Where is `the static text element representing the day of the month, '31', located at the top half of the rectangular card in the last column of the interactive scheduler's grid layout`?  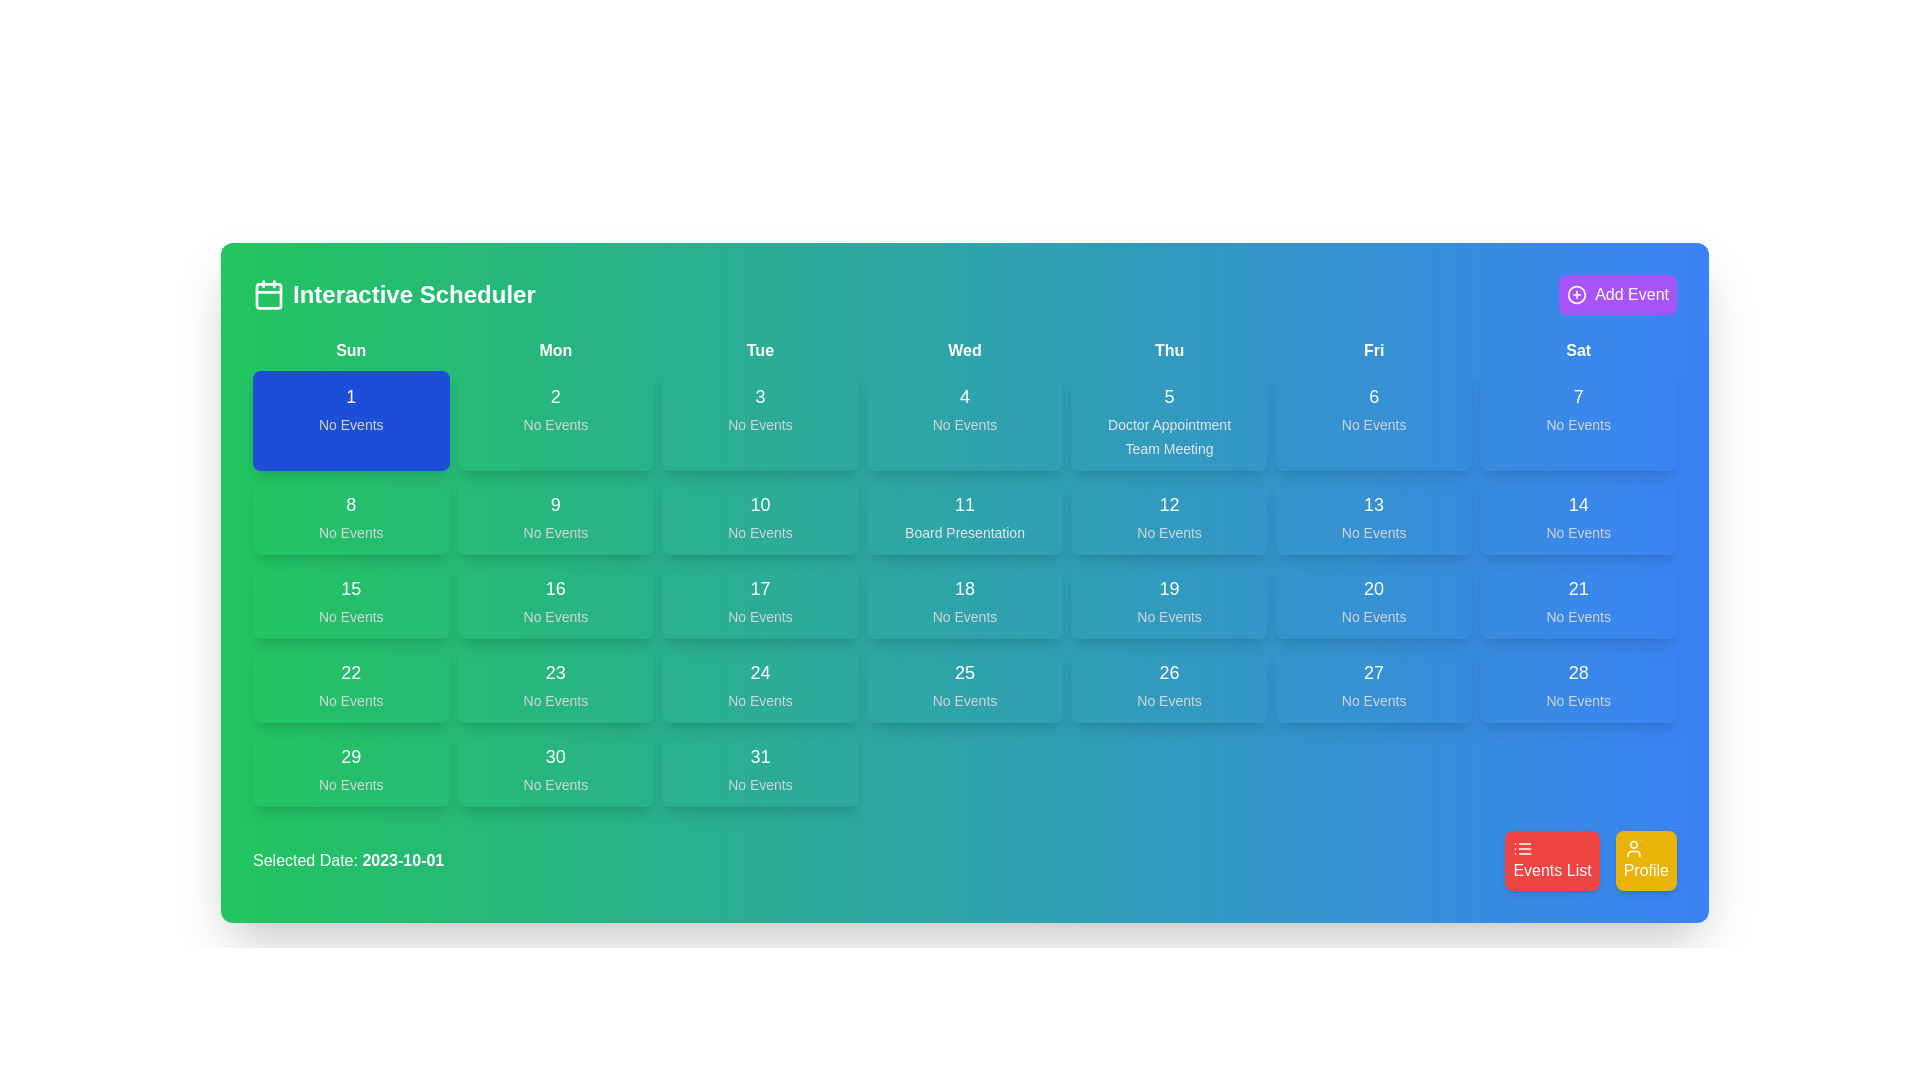
the static text element representing the day of the month, '31', located at the top half of the rectangular card in the last column of the interactive scheduler's grid layout is located at coordinates (759, 756).